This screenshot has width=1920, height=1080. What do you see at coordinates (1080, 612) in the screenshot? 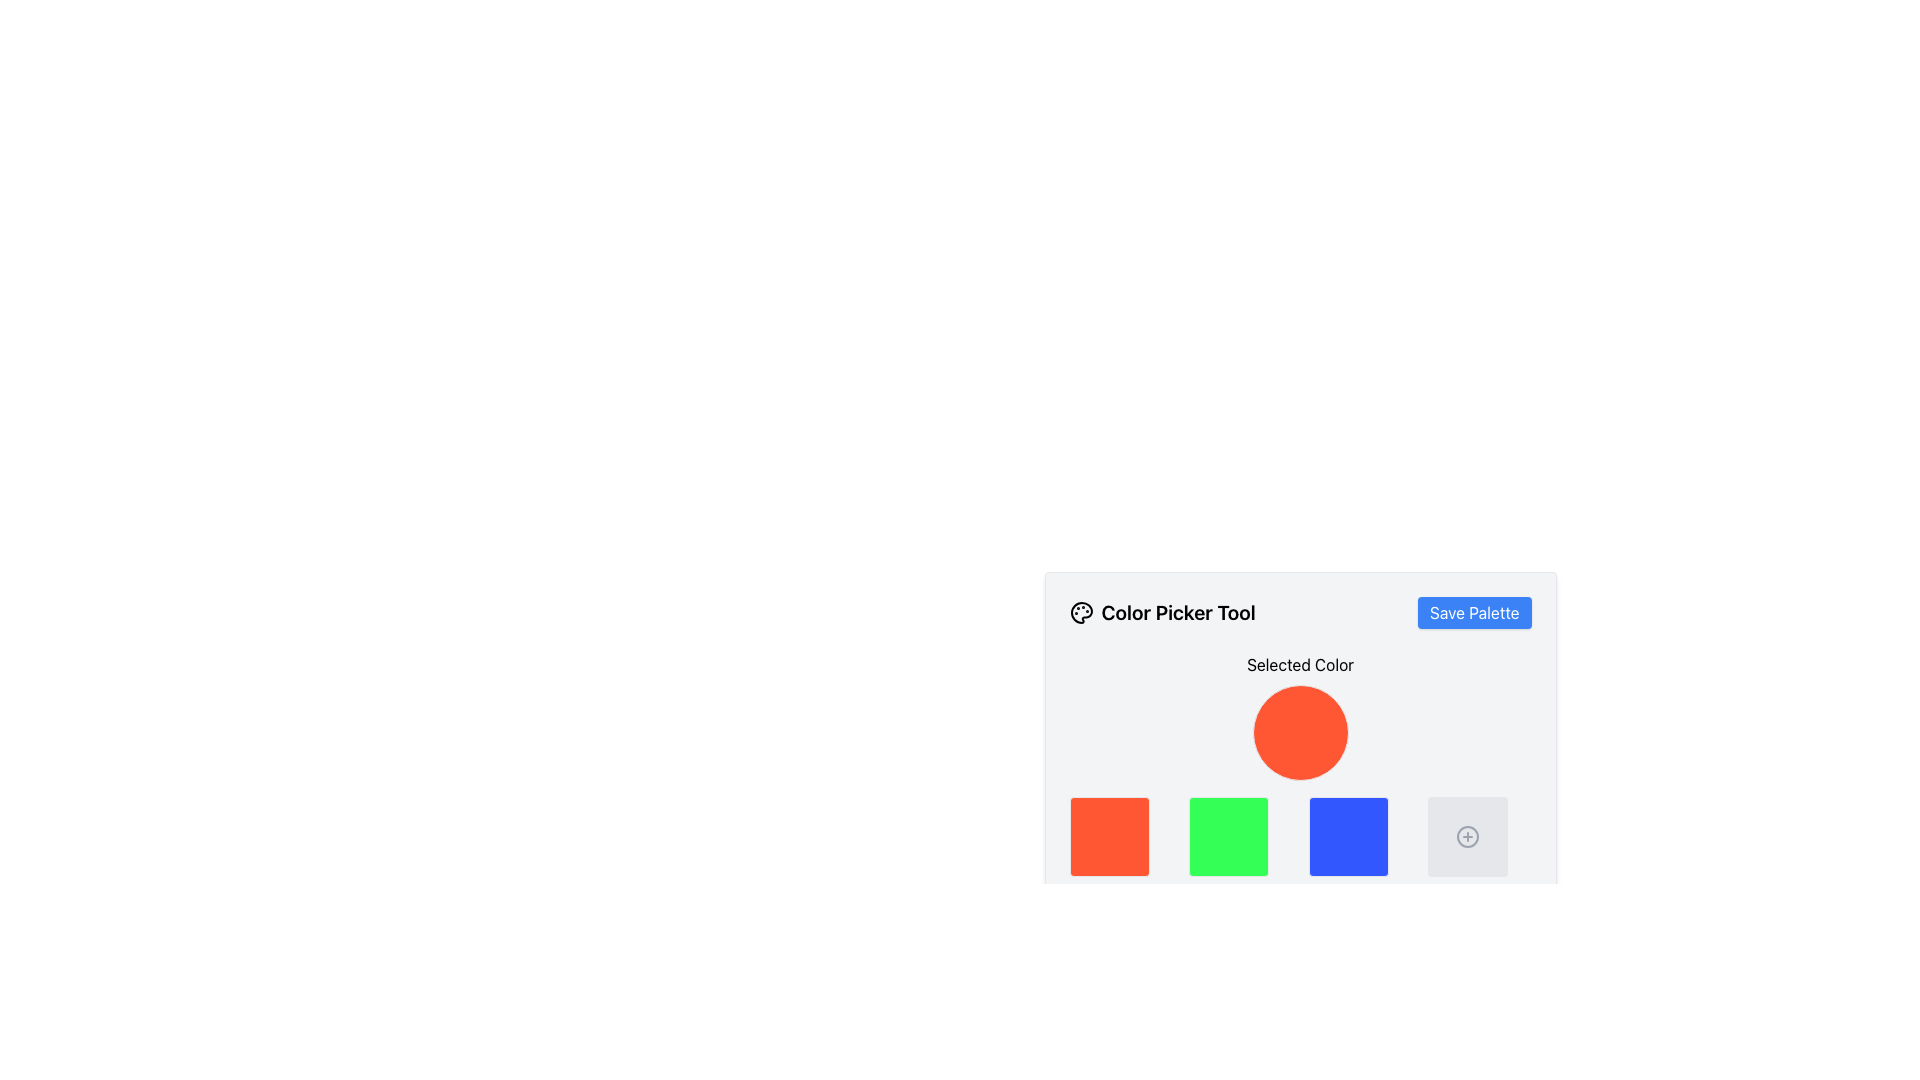
I see `the SVG-based color picker tool icon located near the top-left section of the application interface, adjacent to the title 'Color Picker Tool'` at bounding box center [1080, 612].